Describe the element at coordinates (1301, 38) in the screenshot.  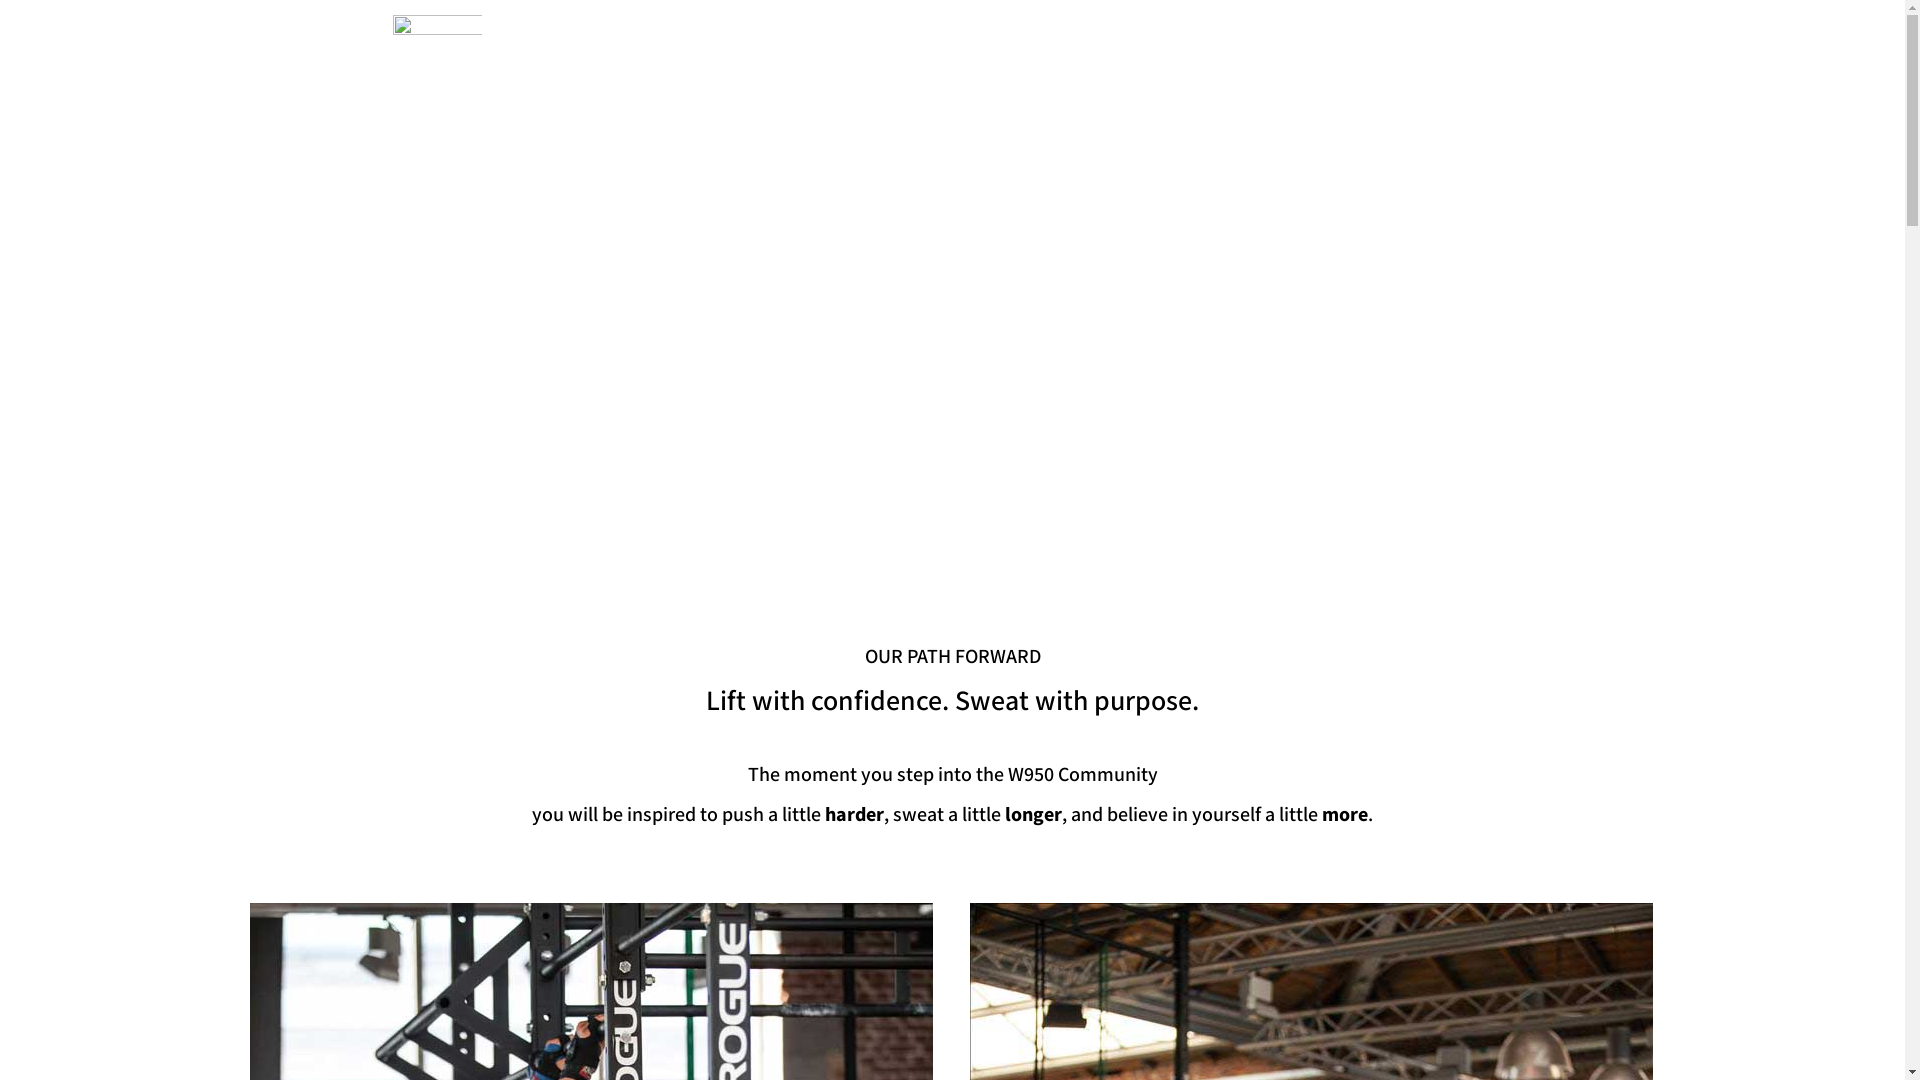
I see `'KIDS'` at that location.